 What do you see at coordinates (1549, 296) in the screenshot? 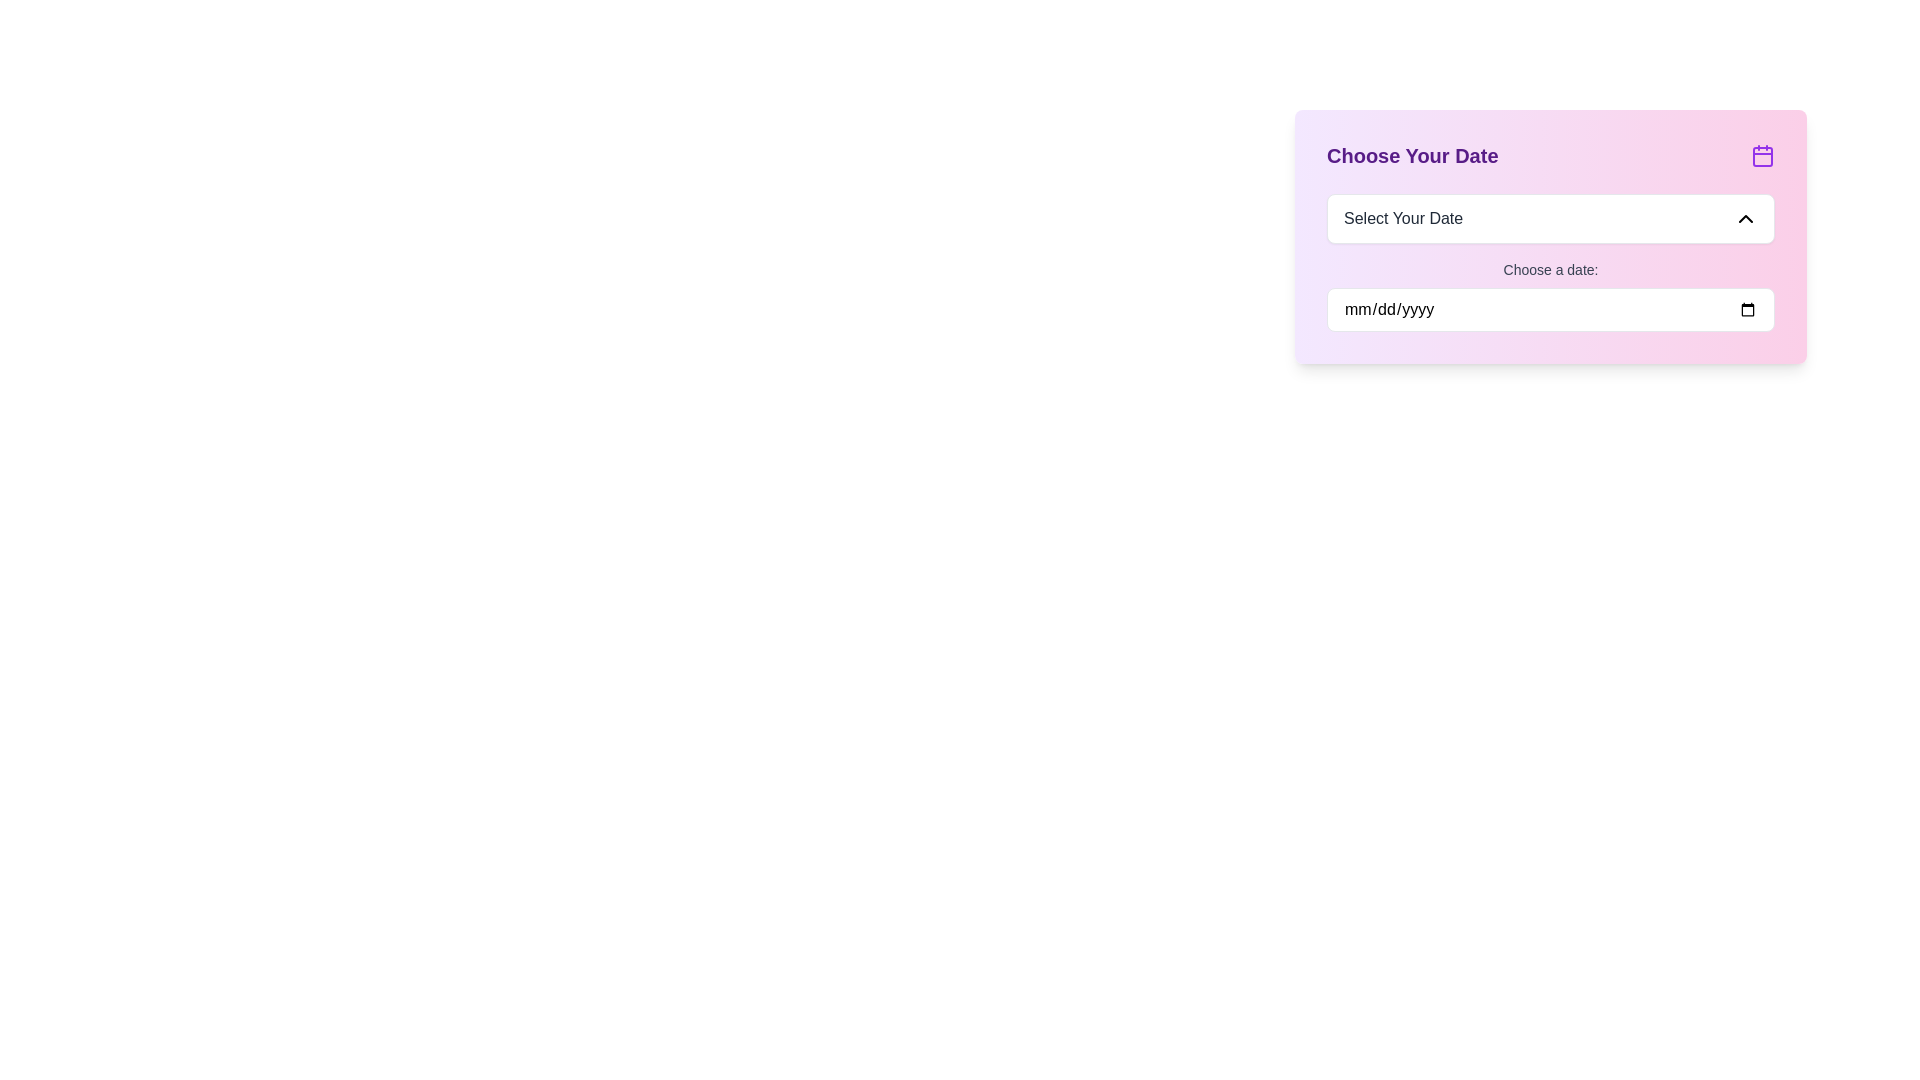
I see `the Date Picker Input Field labeled 'Choose a date:' to activate the input for date selection` at bounding box center [1549, 296].